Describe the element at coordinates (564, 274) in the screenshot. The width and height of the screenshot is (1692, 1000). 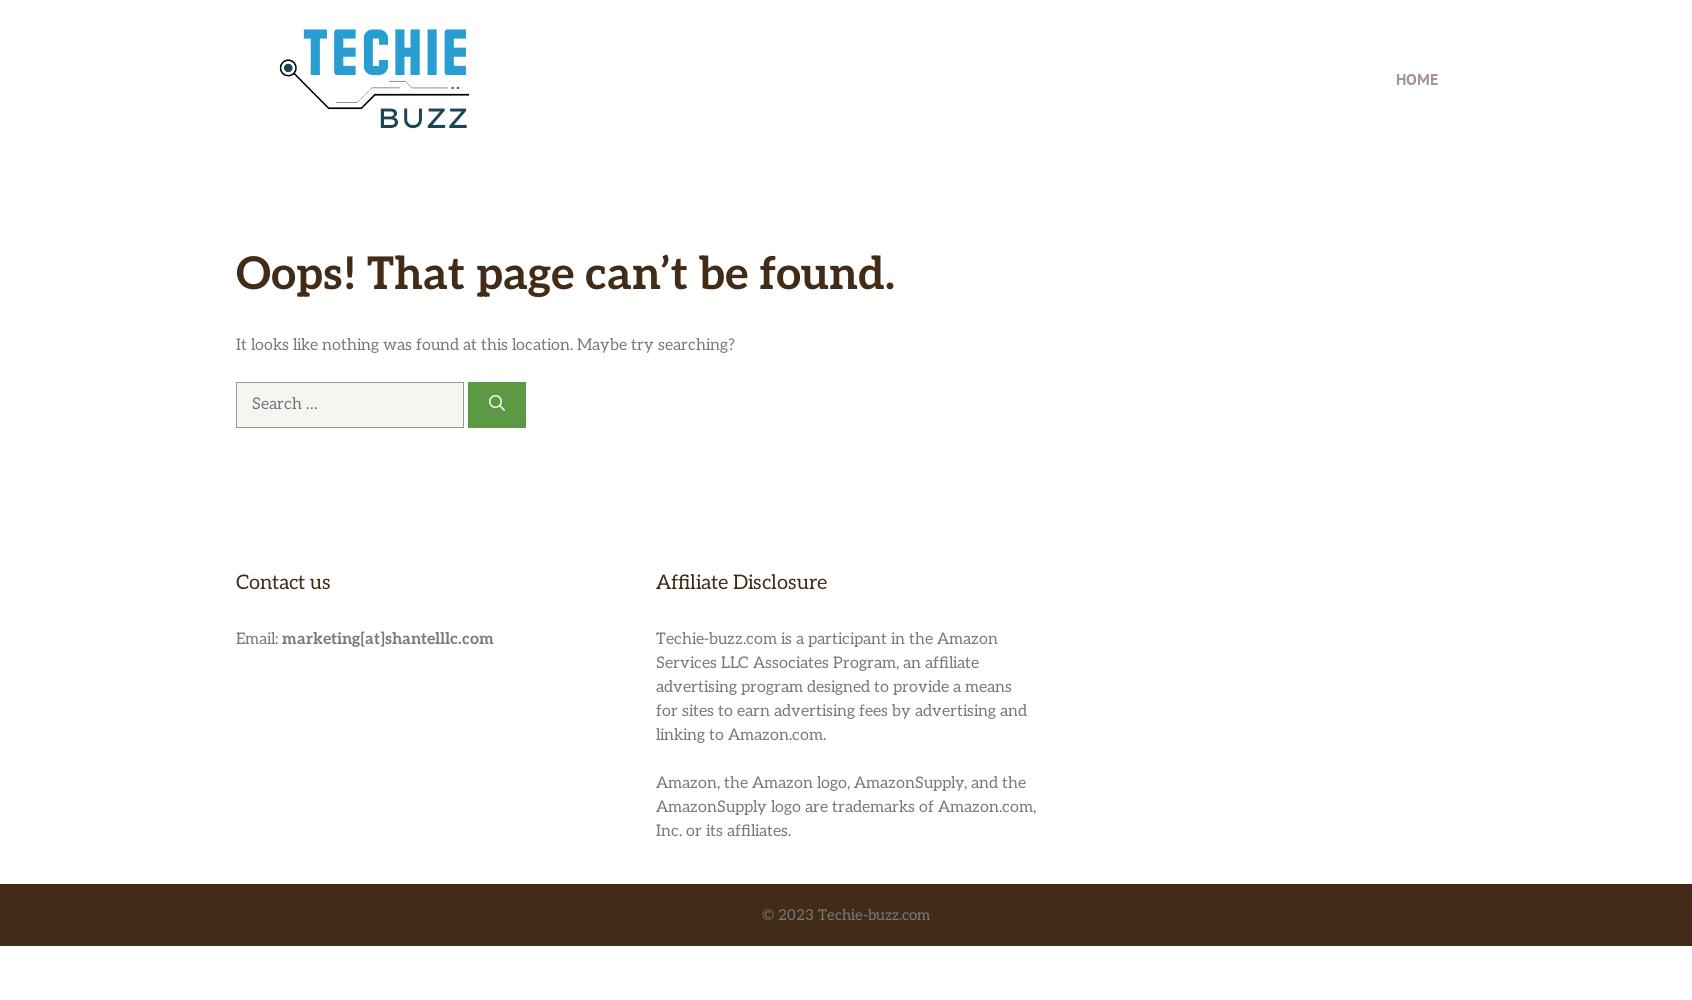
I see `'Oops! That page can’t be found.'` at that location.